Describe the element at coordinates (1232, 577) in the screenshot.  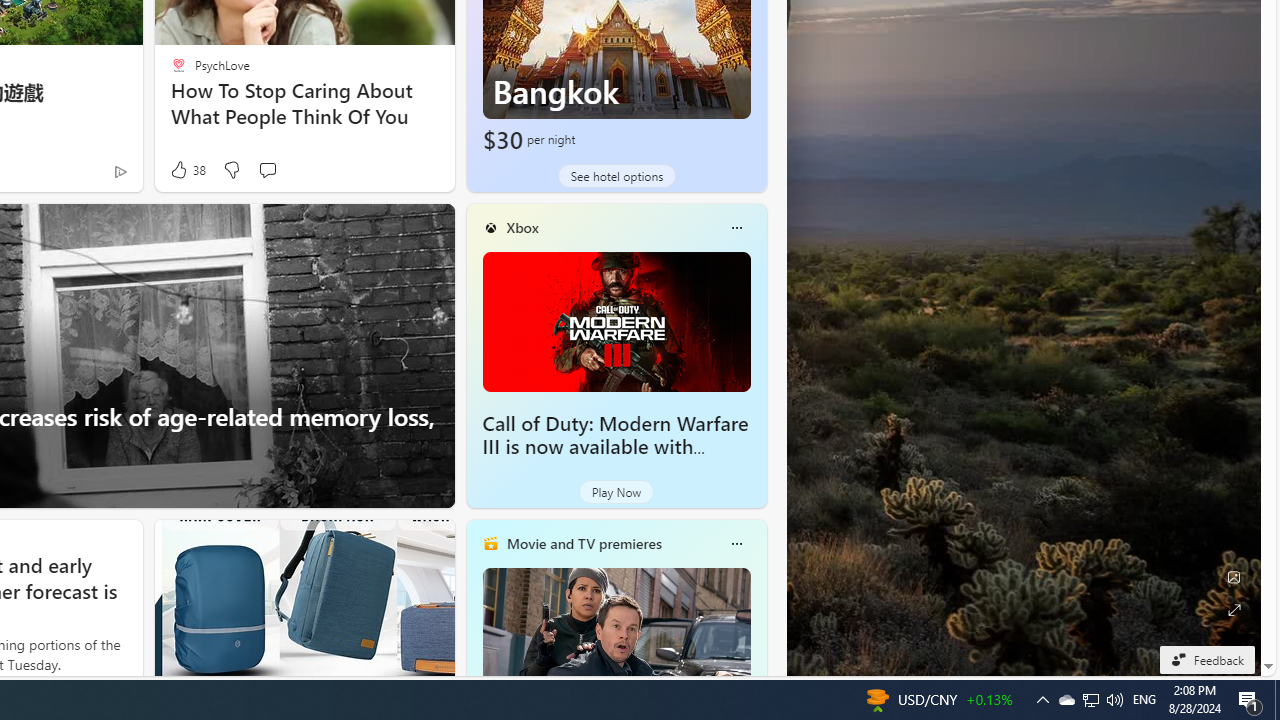
I see `'Edit Background'` at that location.